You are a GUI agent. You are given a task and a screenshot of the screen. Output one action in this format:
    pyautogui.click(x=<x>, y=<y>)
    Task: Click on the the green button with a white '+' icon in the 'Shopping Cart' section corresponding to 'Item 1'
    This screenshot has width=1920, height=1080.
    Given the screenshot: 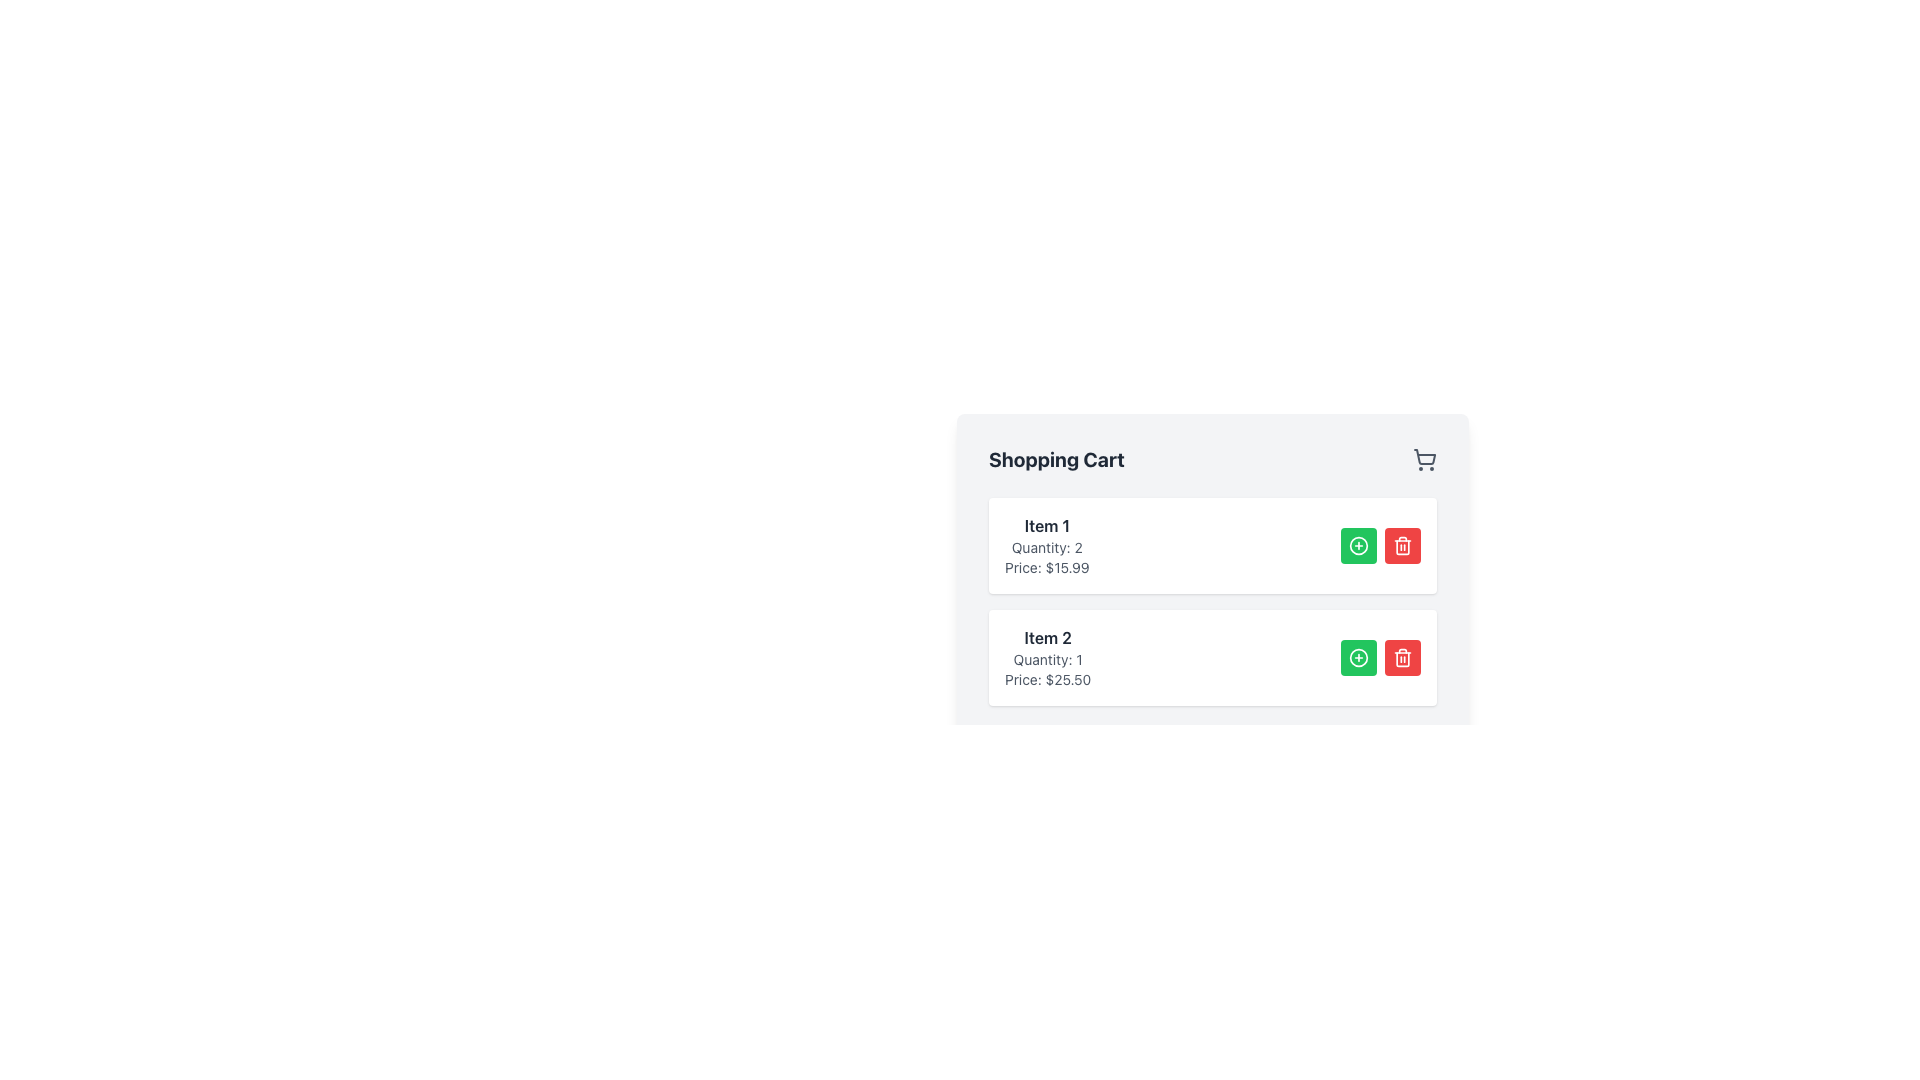 What is the action you would take?
    pyautogui.click(x=1358, y=546)
    